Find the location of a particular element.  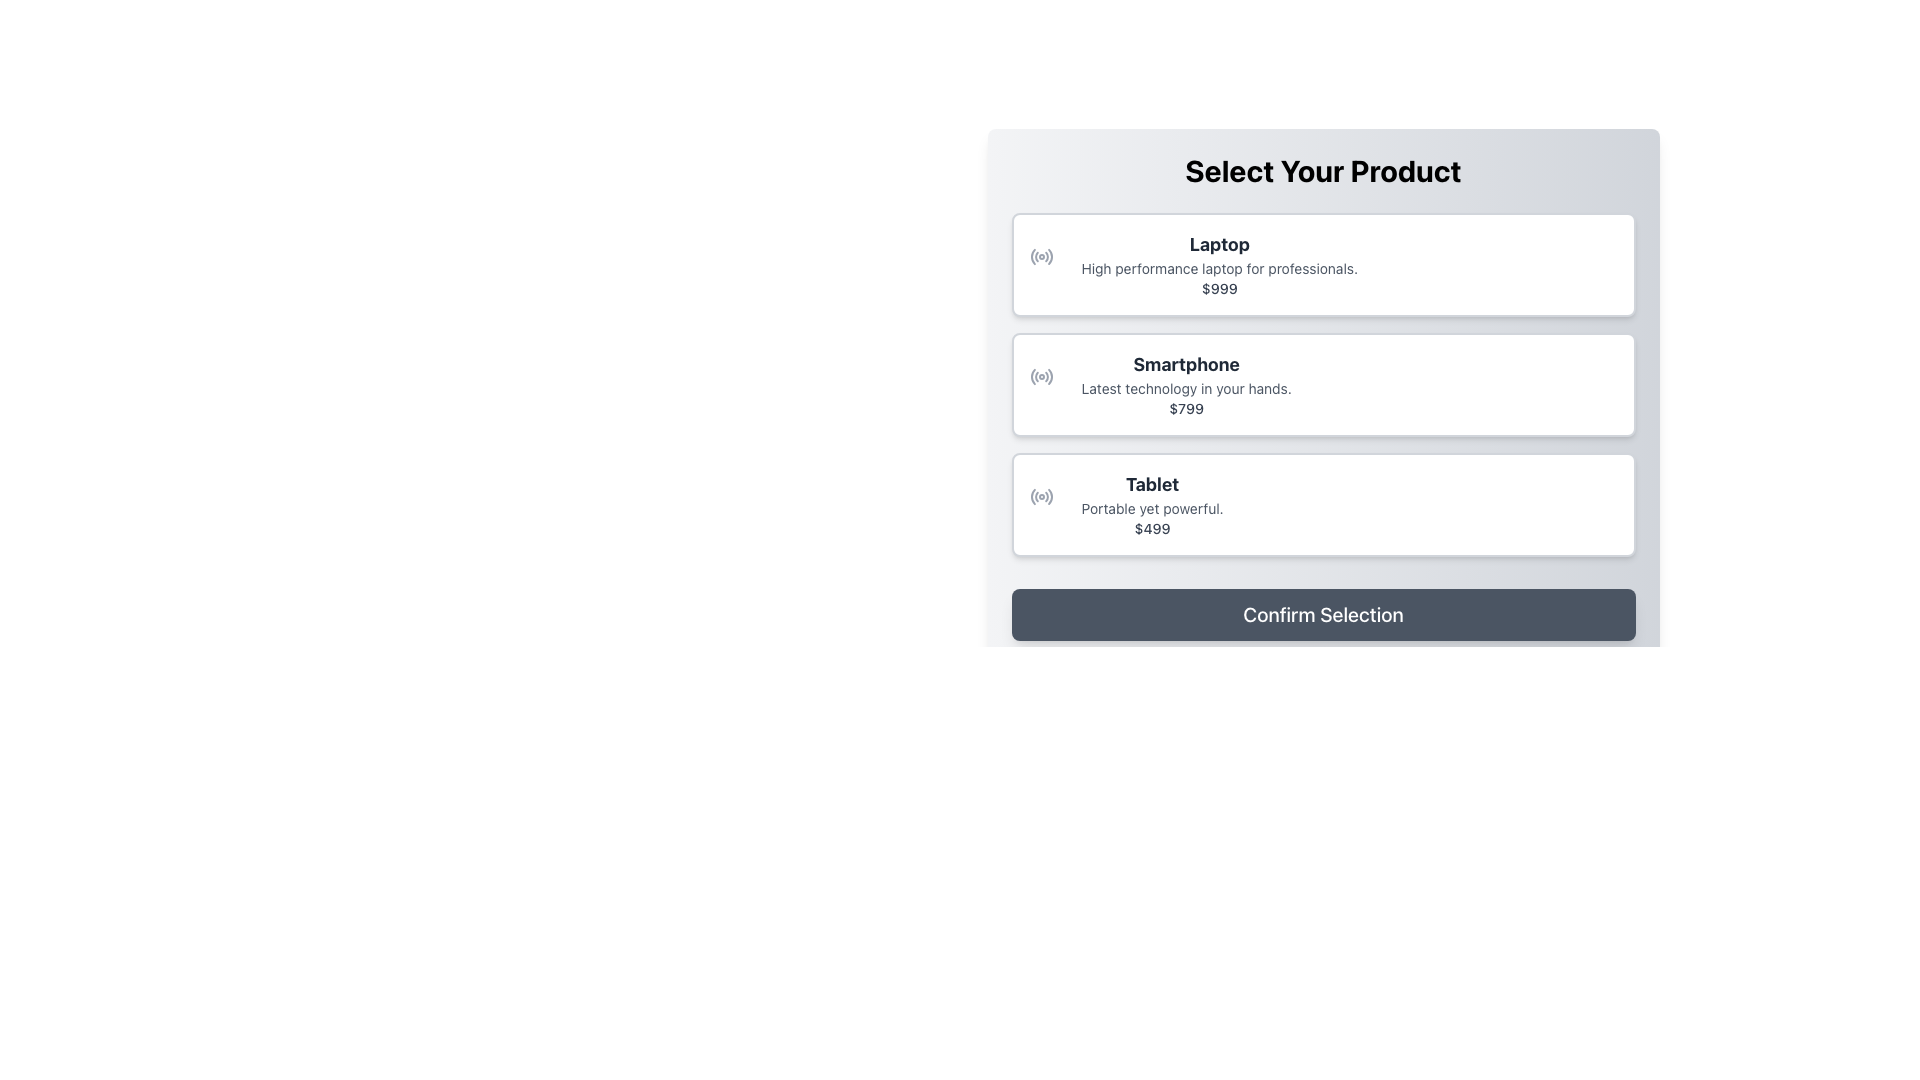

the Text Block displaying the product details including 'Tablet', 'Portable yet powerful.', and '$499', which is centered in the third row of the product list is located at coordinates (1152, 504).